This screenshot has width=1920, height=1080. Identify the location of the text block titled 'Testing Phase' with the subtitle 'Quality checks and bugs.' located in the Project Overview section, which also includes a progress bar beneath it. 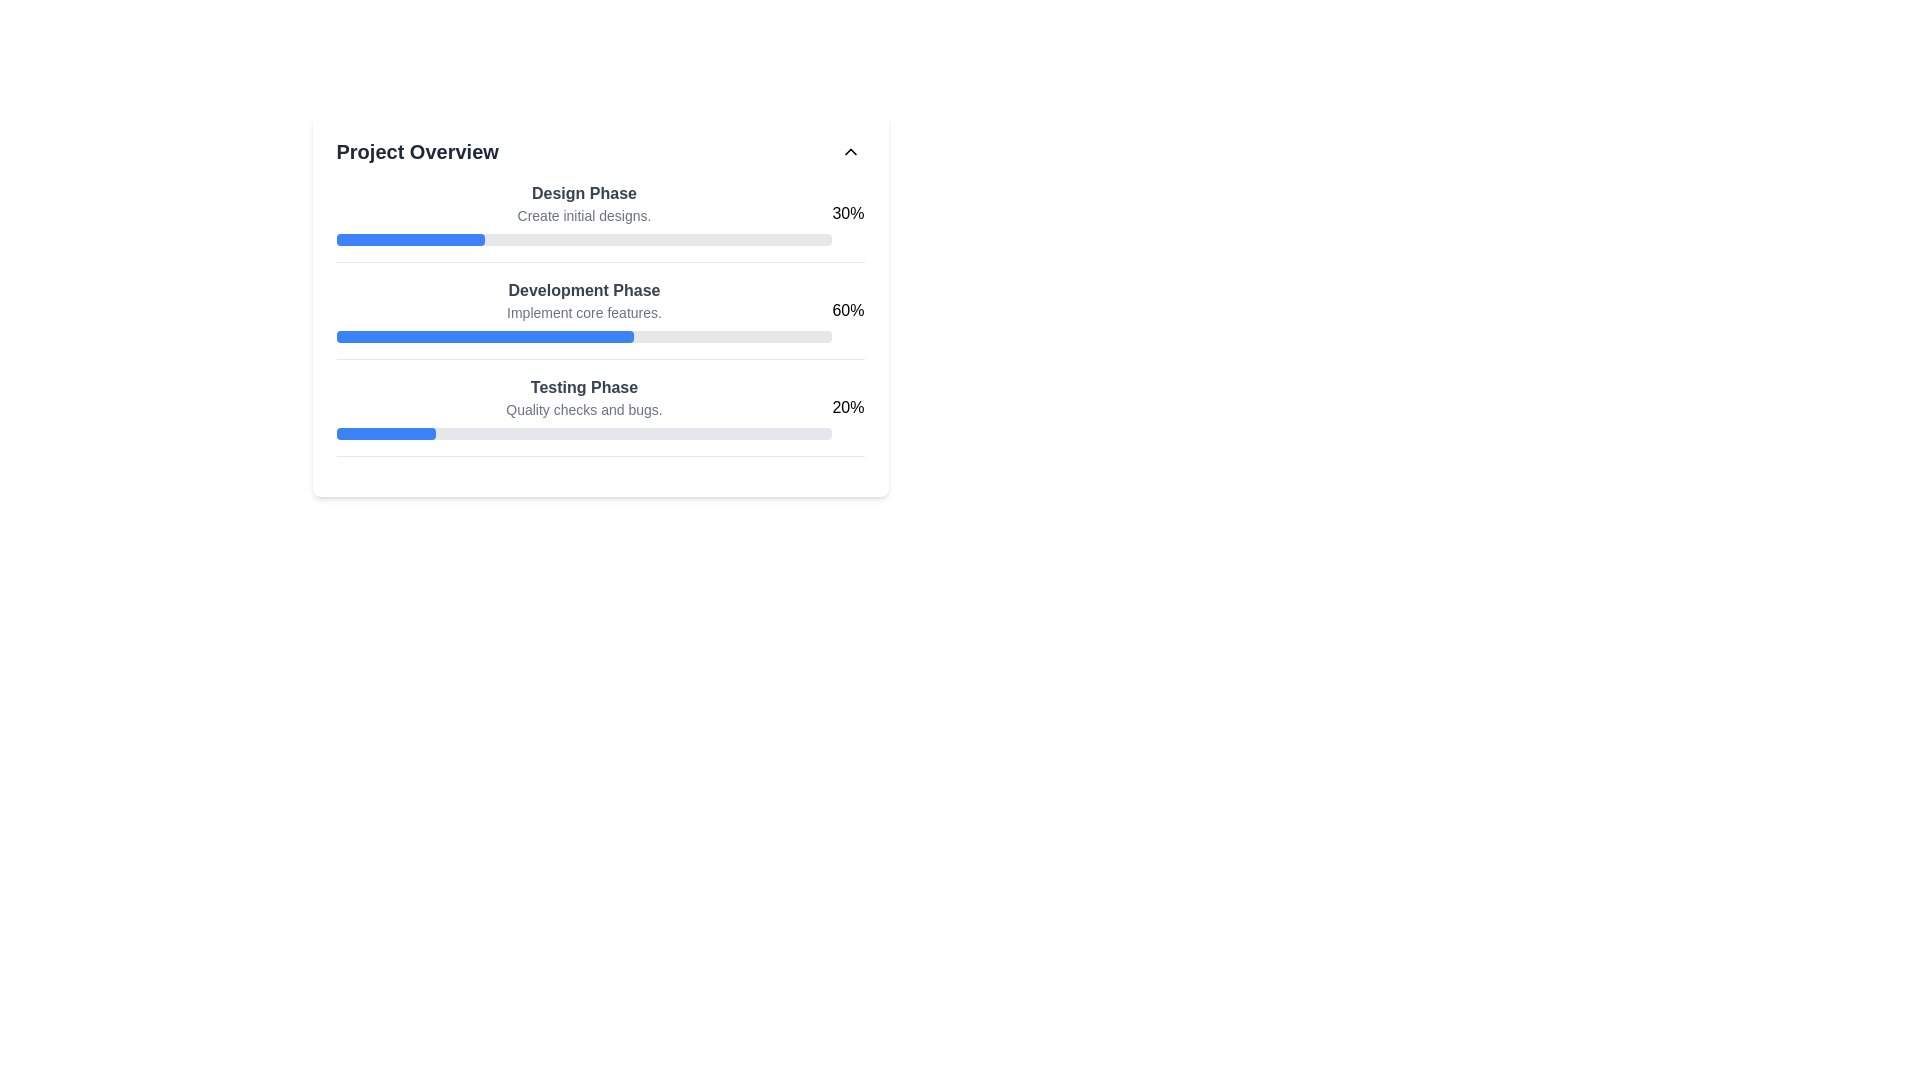
(583, 407).